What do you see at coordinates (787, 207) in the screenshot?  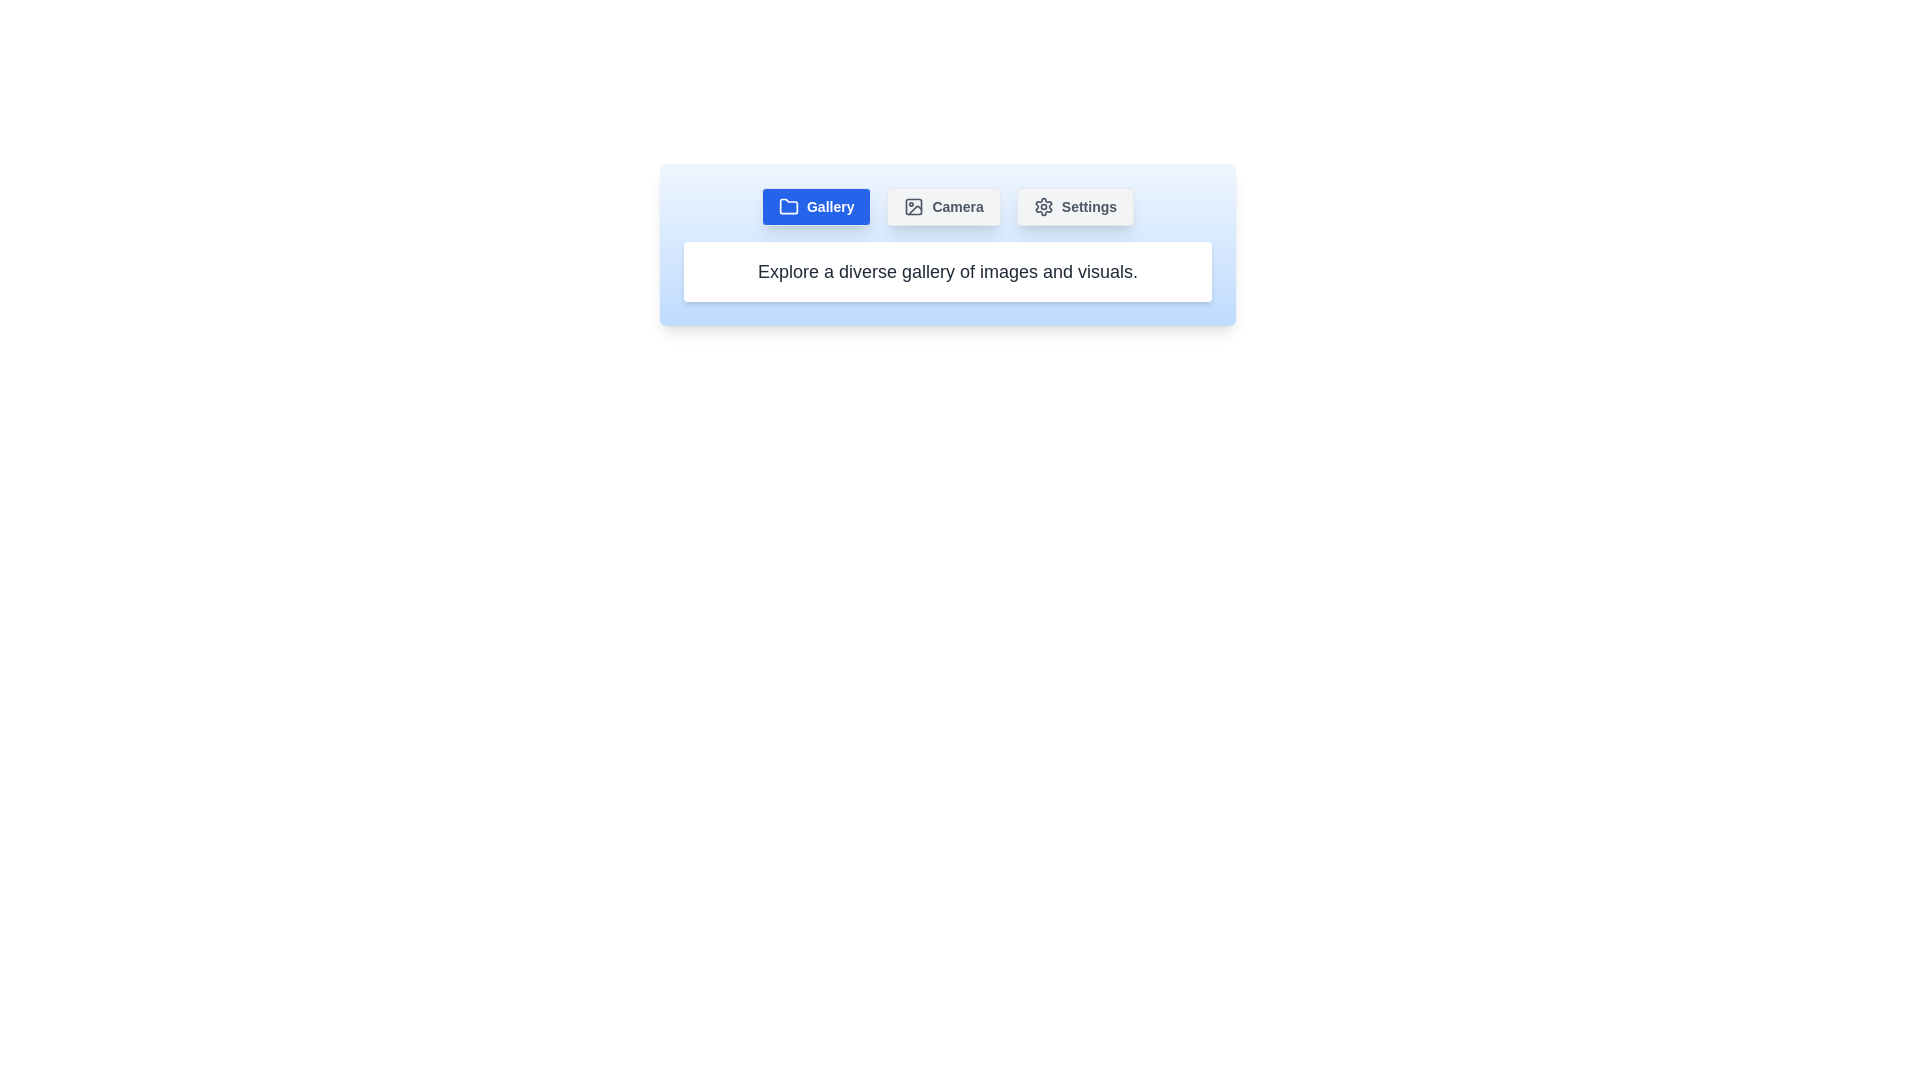 I see `the vector graphic icon that indicates the folder or gallery-related action, positioned at the far left of the button containing the text 'Gallery'` at bounding box center [787, 207].